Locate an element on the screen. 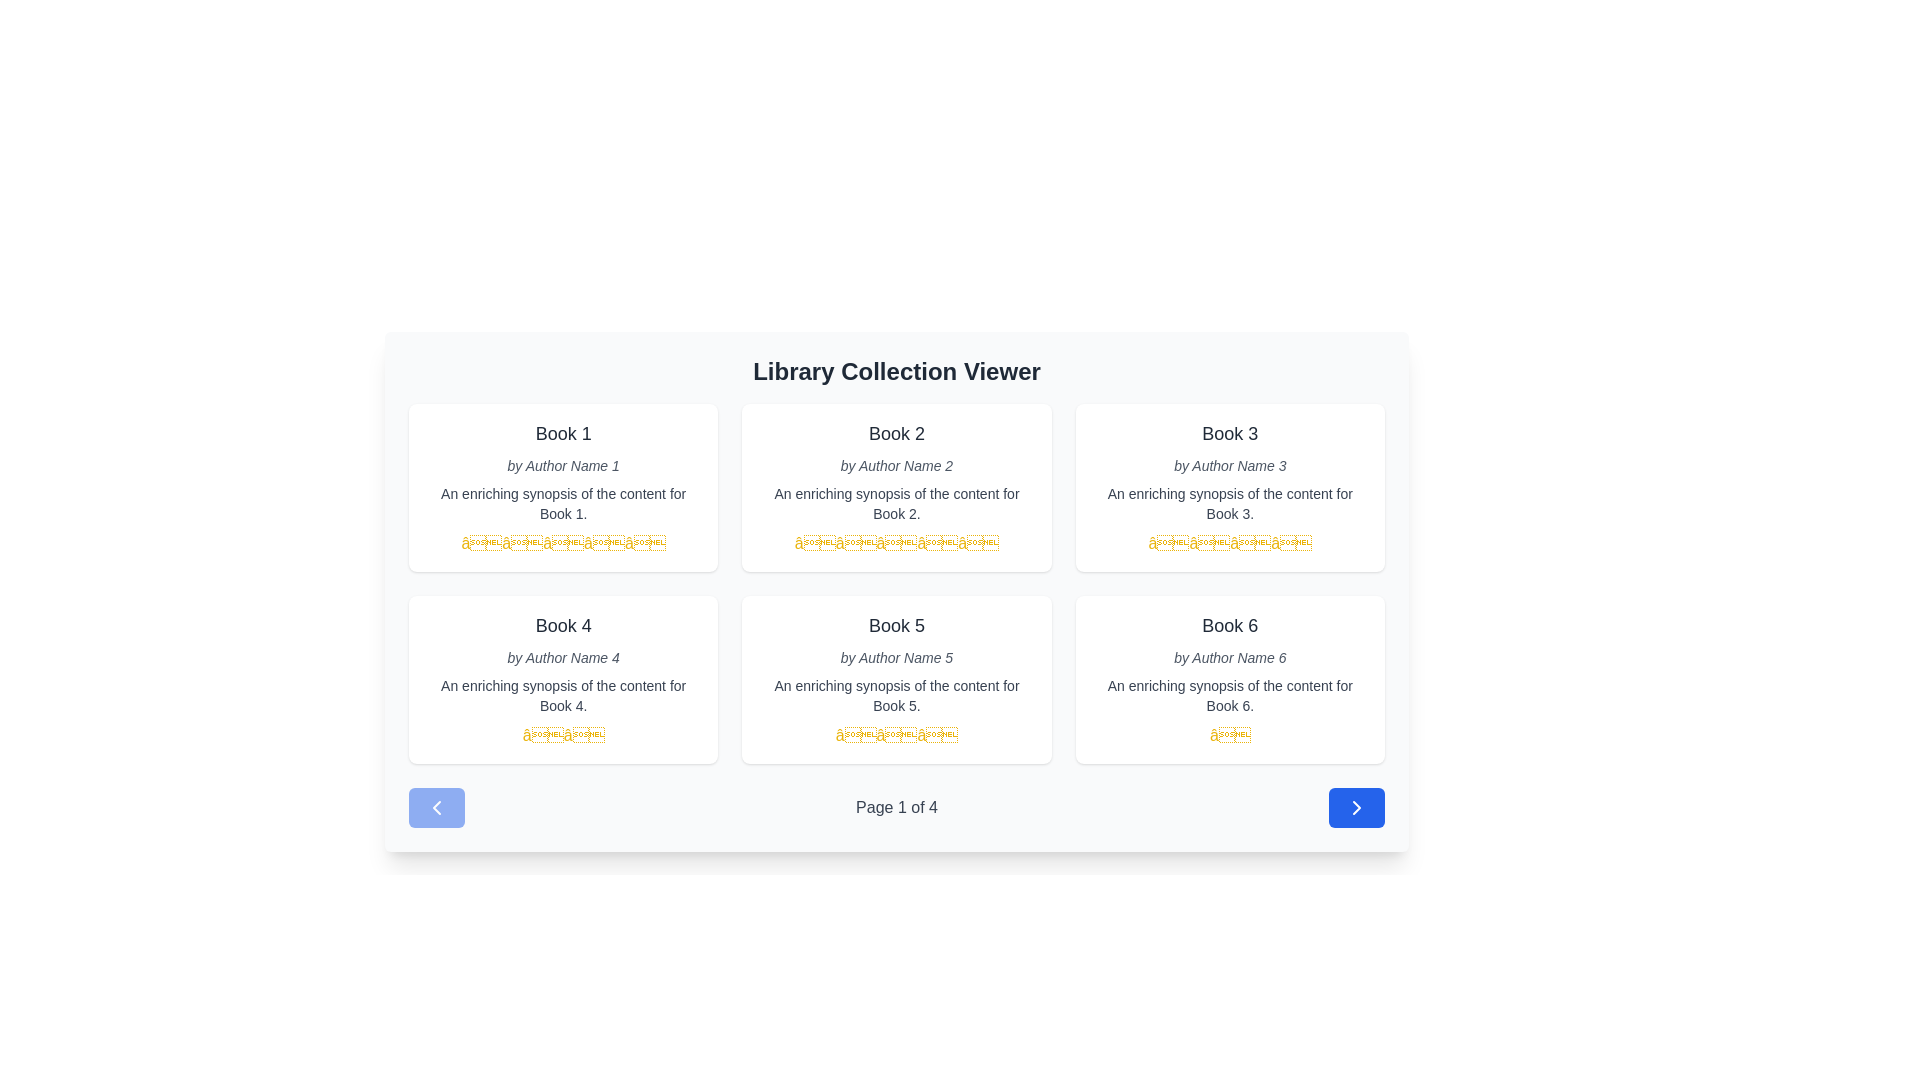 The image size is (1920, 1080). the status indicator text label that shows the current page ('1') and total pages ('4') in the footer area beneath the grid of books is located at coordinates (896, 806).